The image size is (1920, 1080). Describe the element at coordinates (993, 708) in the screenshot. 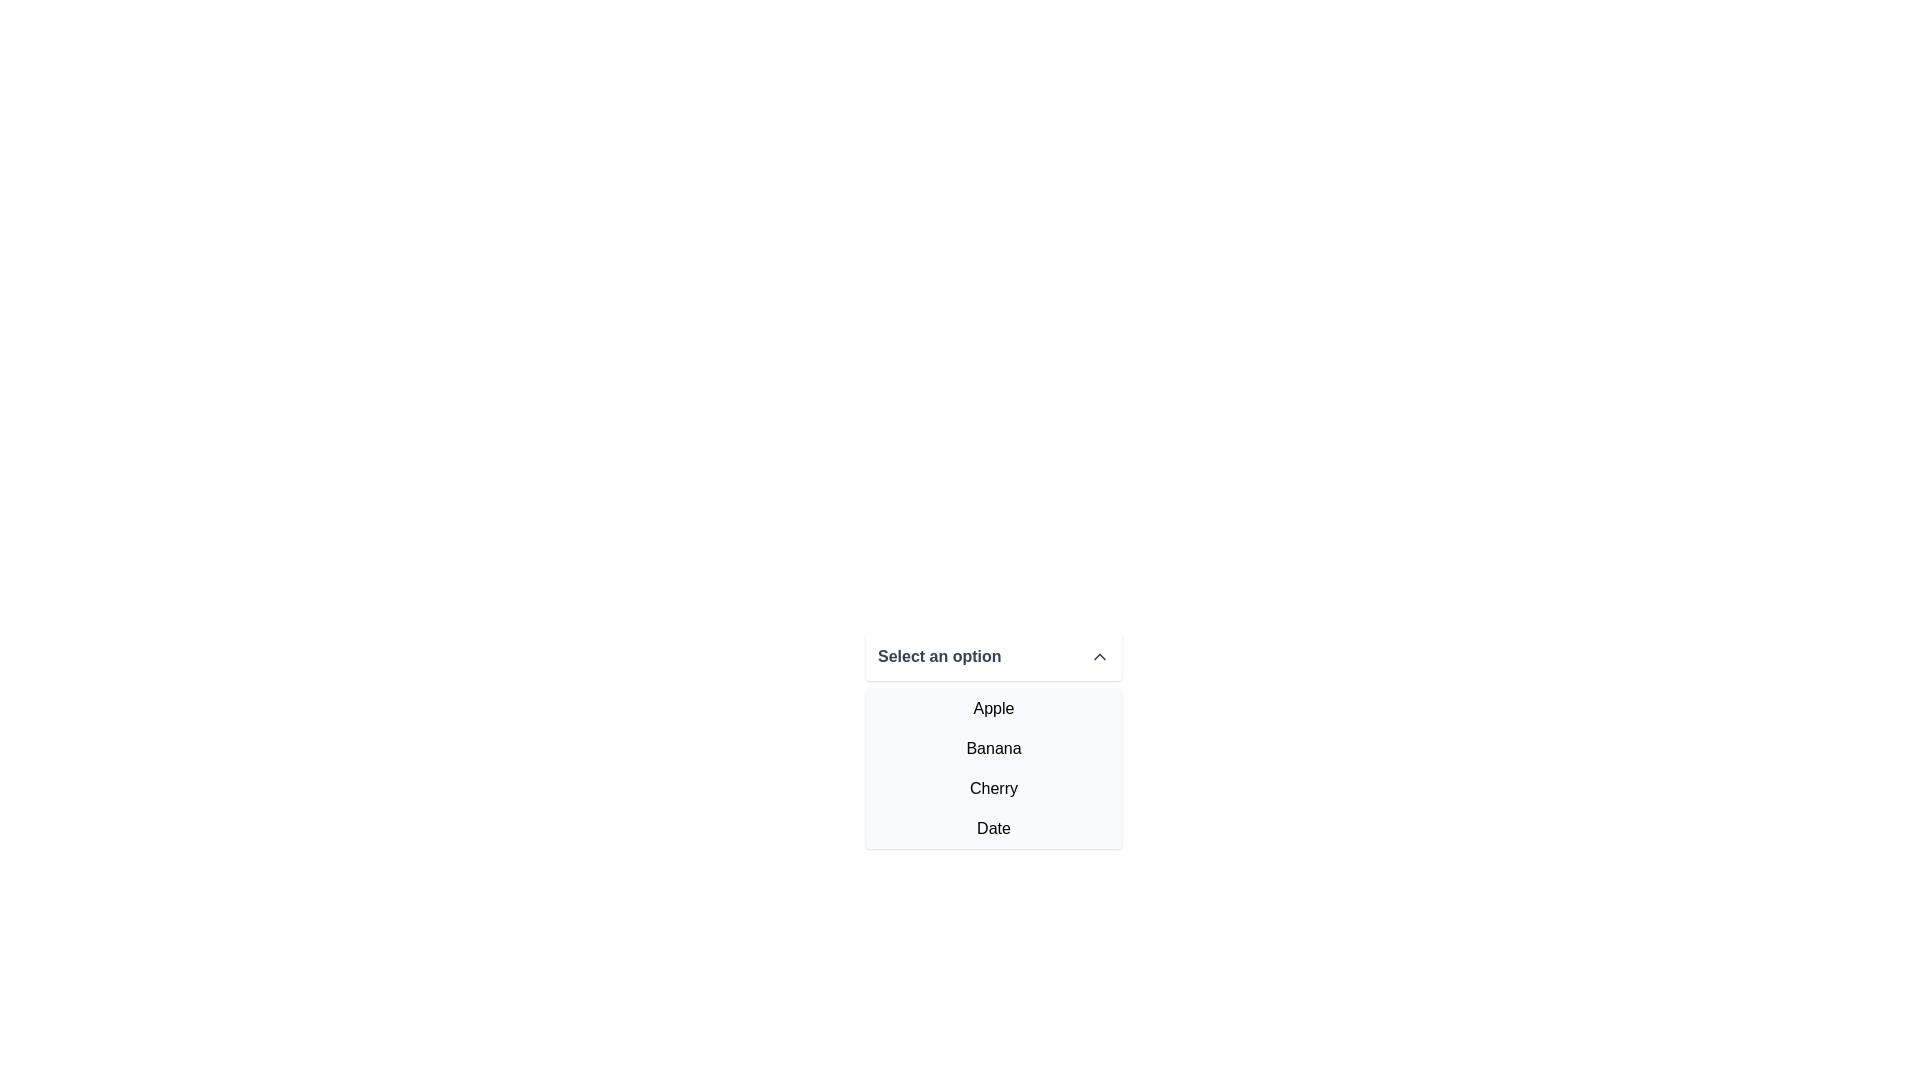

I see `the first option in the dropdown menu` at that location.